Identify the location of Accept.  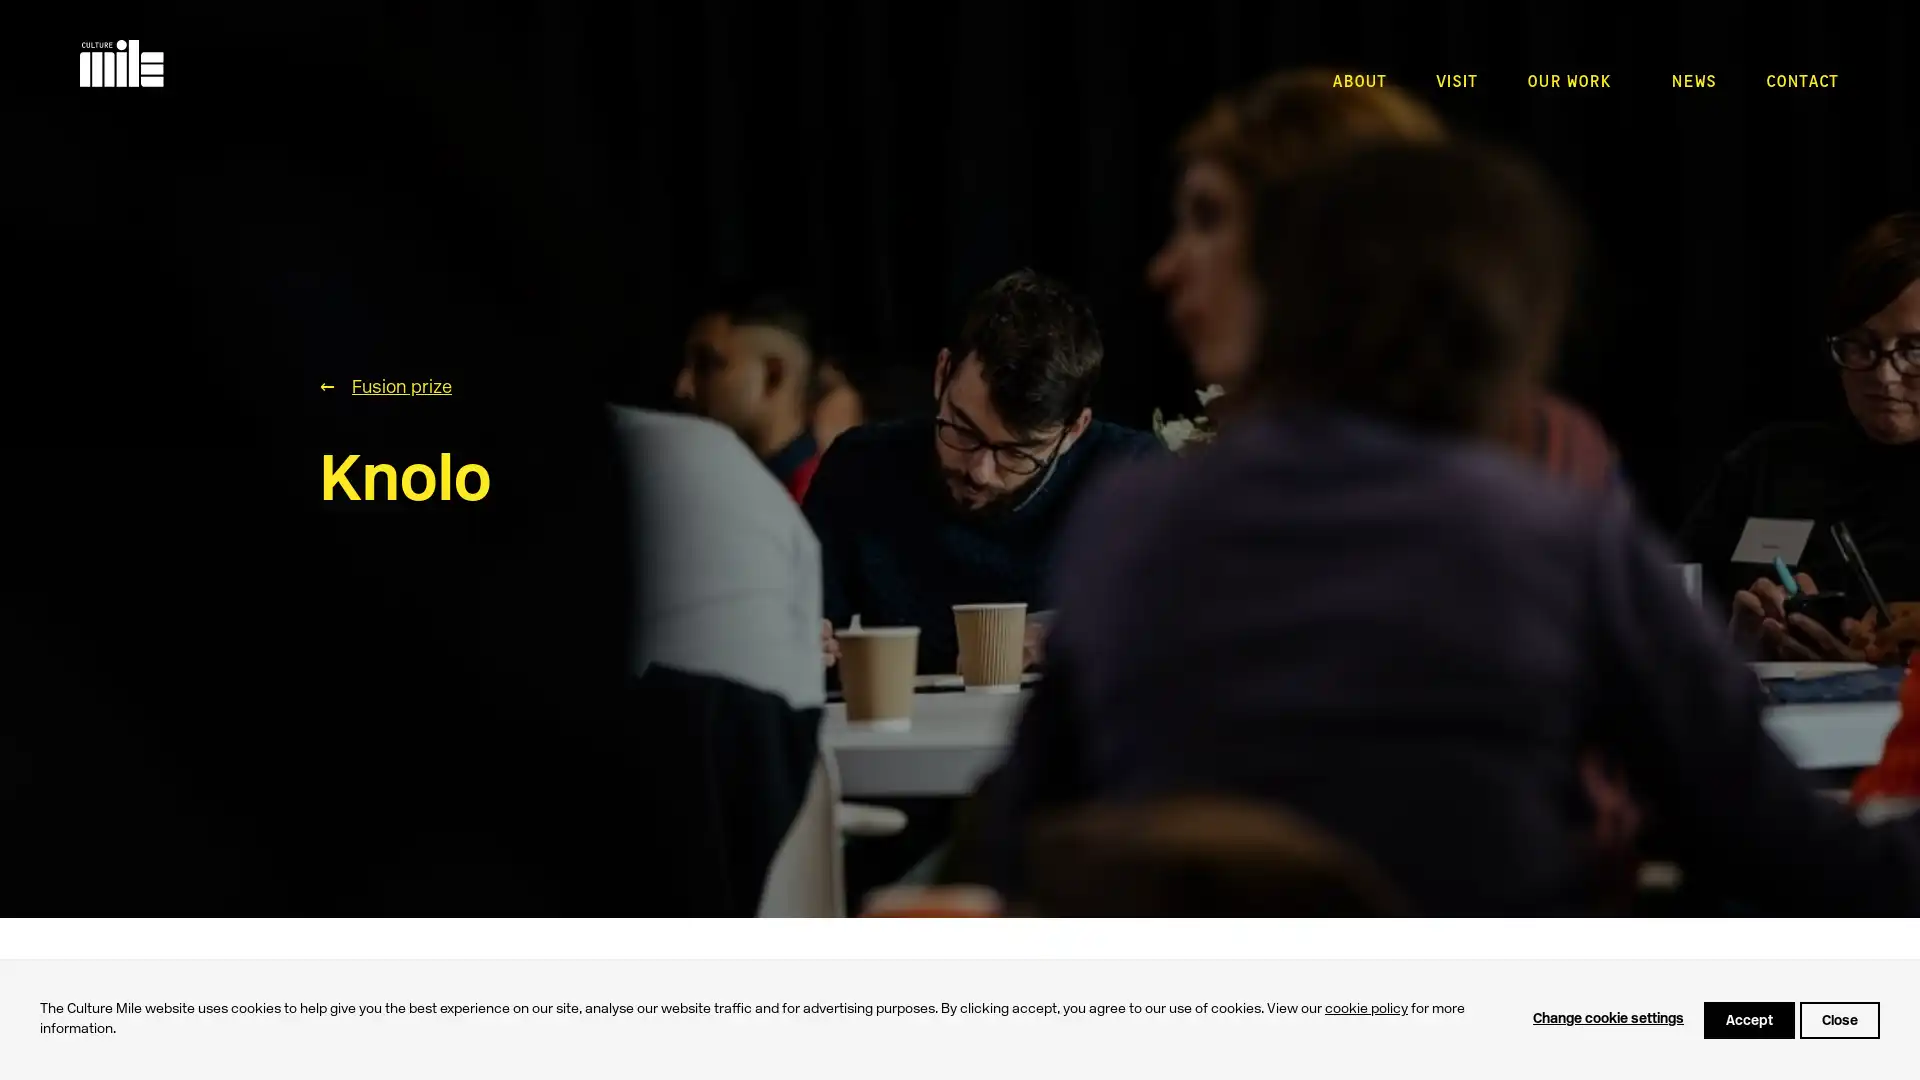
(1748, 1019).